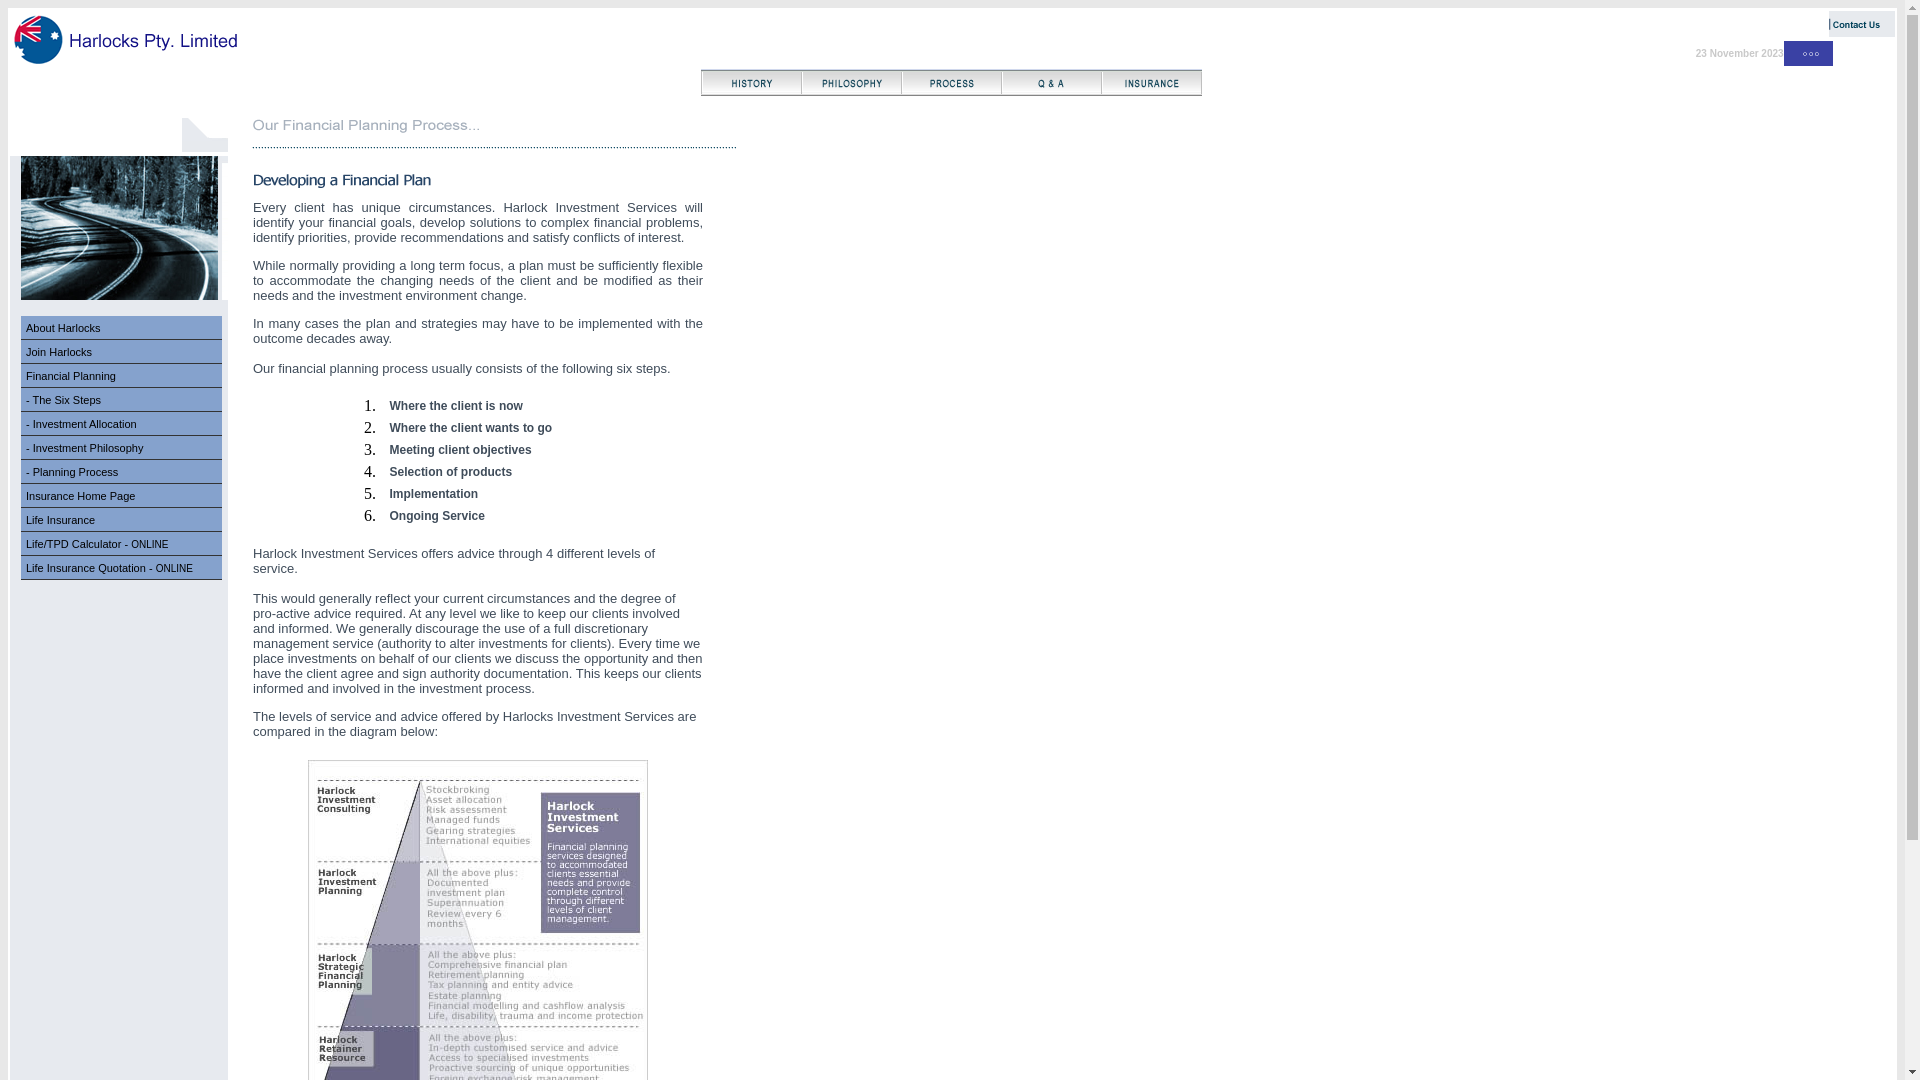 The image size is (1920, 1080). Describe the element at coordinates (120, 350) in the screenshot. I see `'Join Harlocks'` at that location.